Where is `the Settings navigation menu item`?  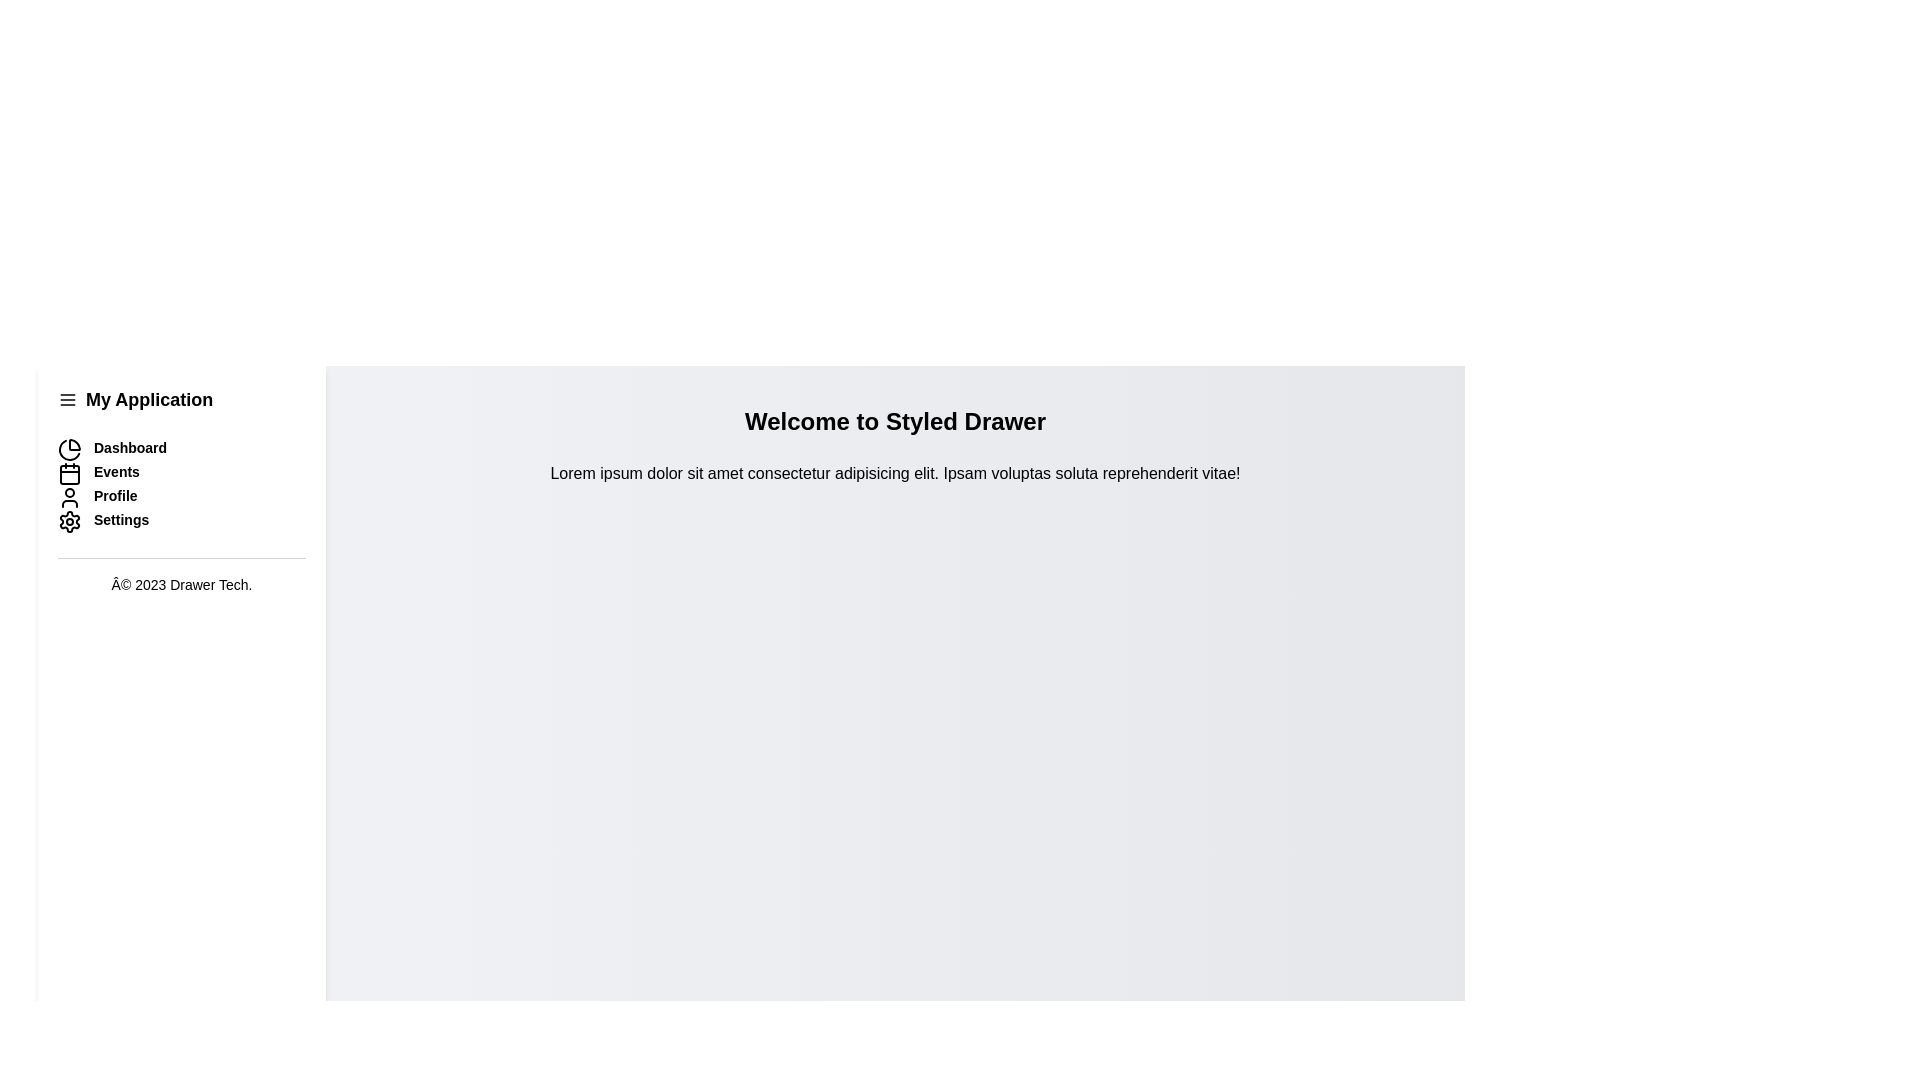
the Settings navigation menu item is located at coordinates (182, 520).